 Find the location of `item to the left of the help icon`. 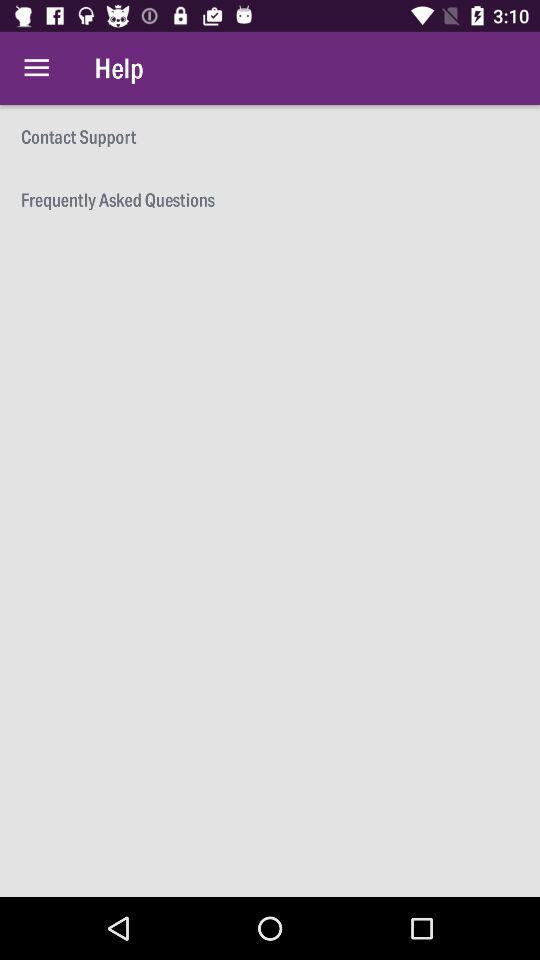

item to the left of the help icon is located at coordinates (36, 68).